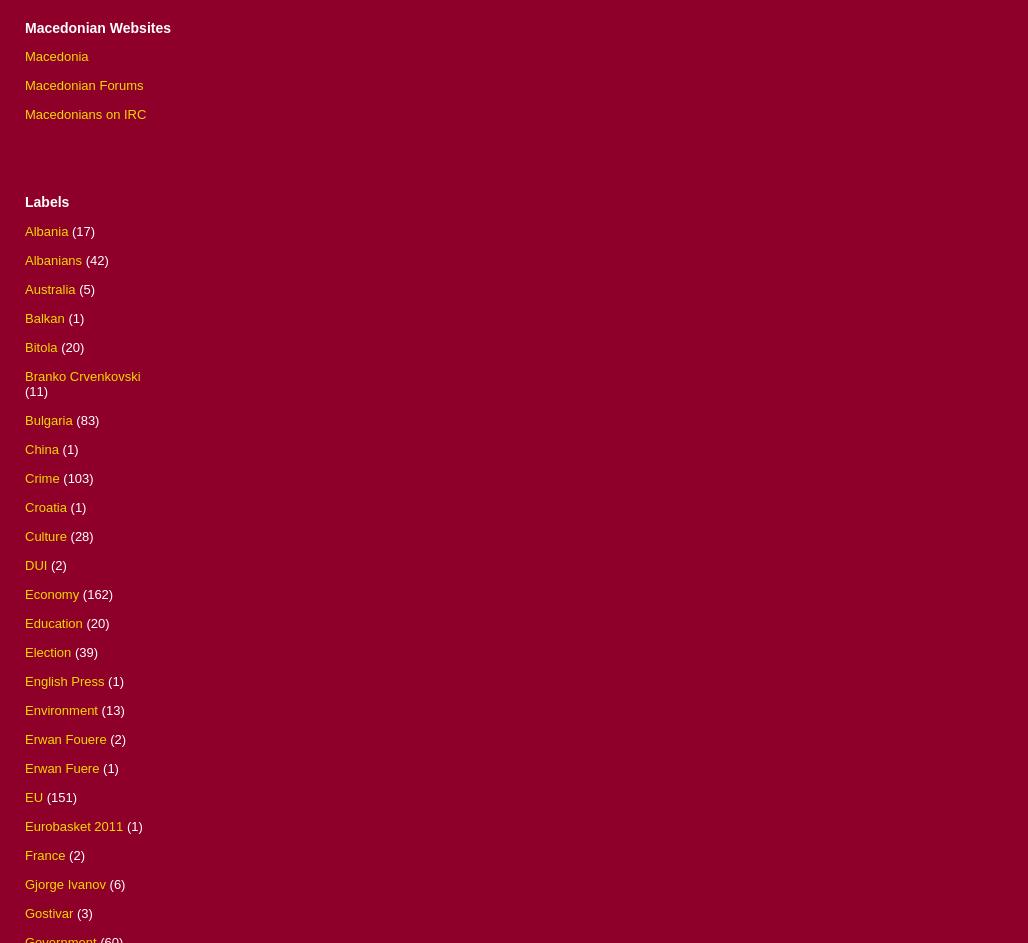  I want to click on 'Election', so click(48, 651).